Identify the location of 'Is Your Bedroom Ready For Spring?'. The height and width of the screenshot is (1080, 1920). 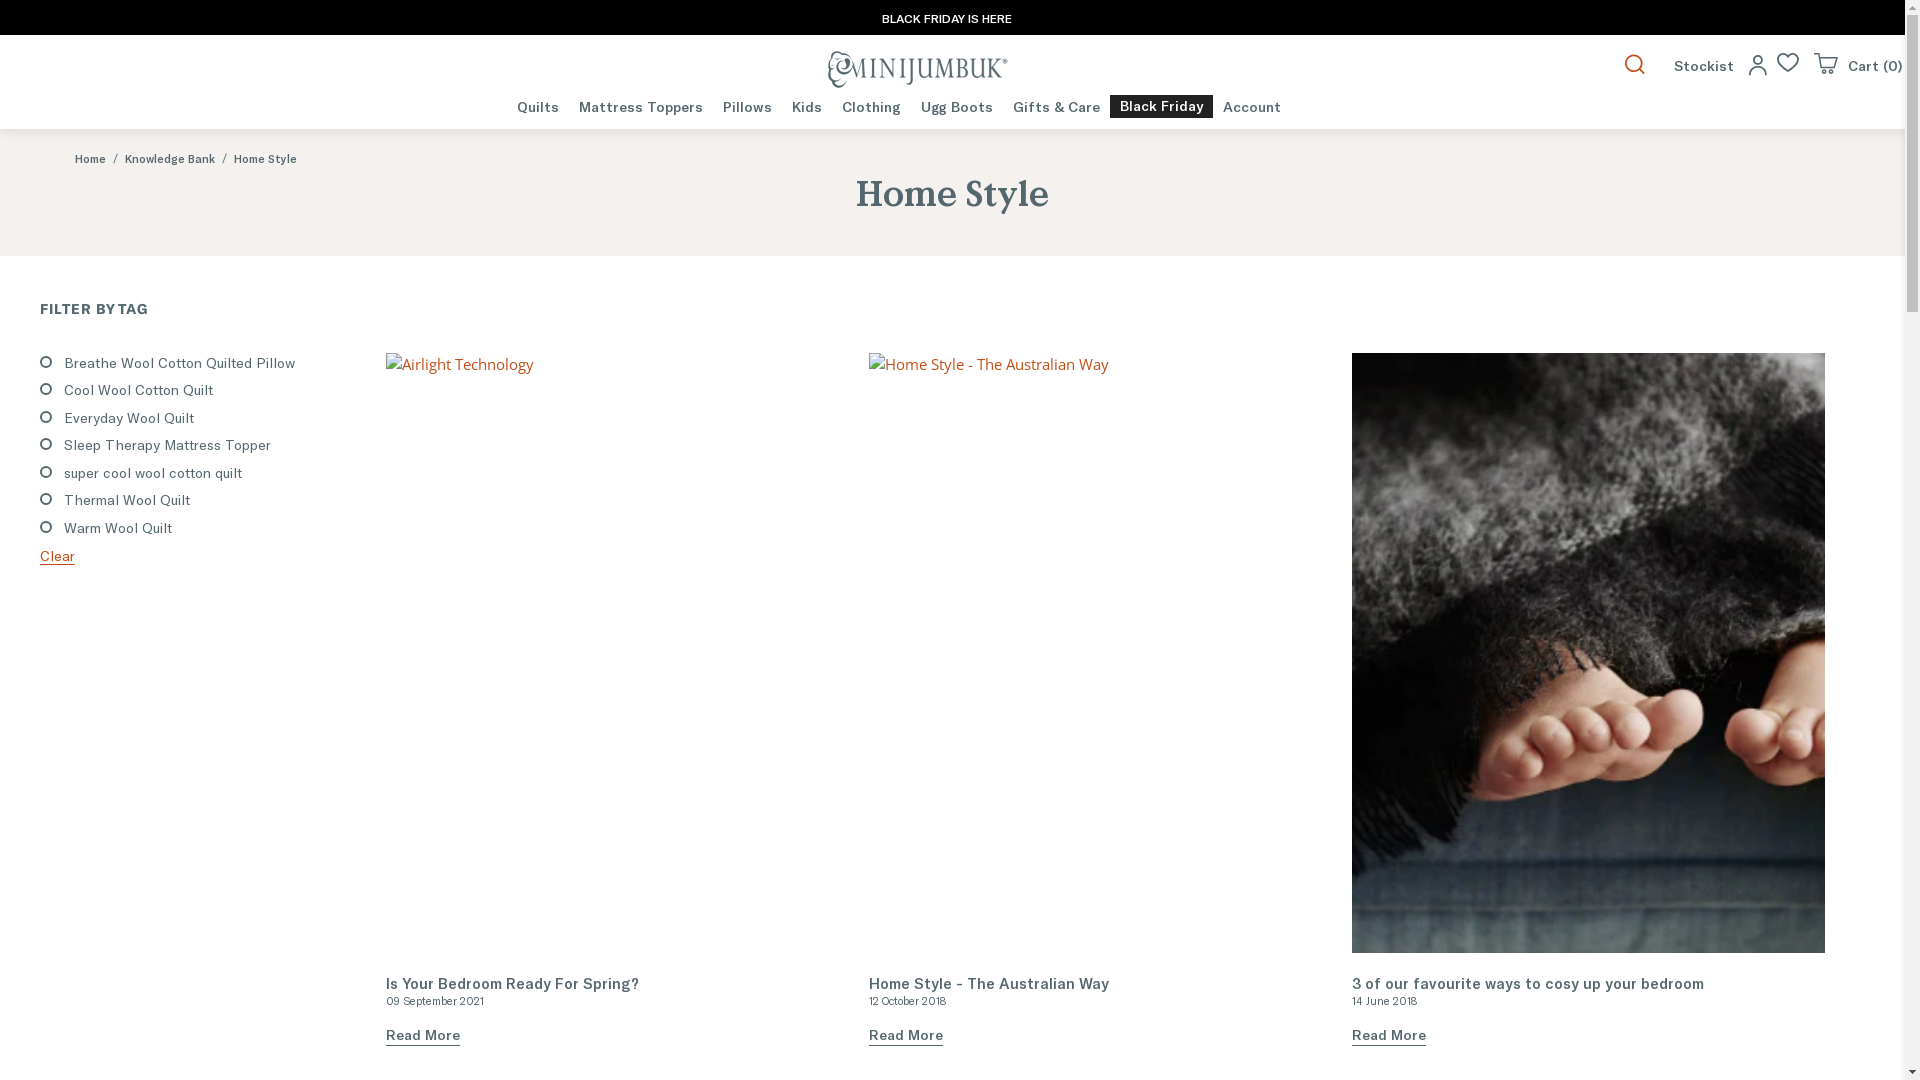
(621, 652).